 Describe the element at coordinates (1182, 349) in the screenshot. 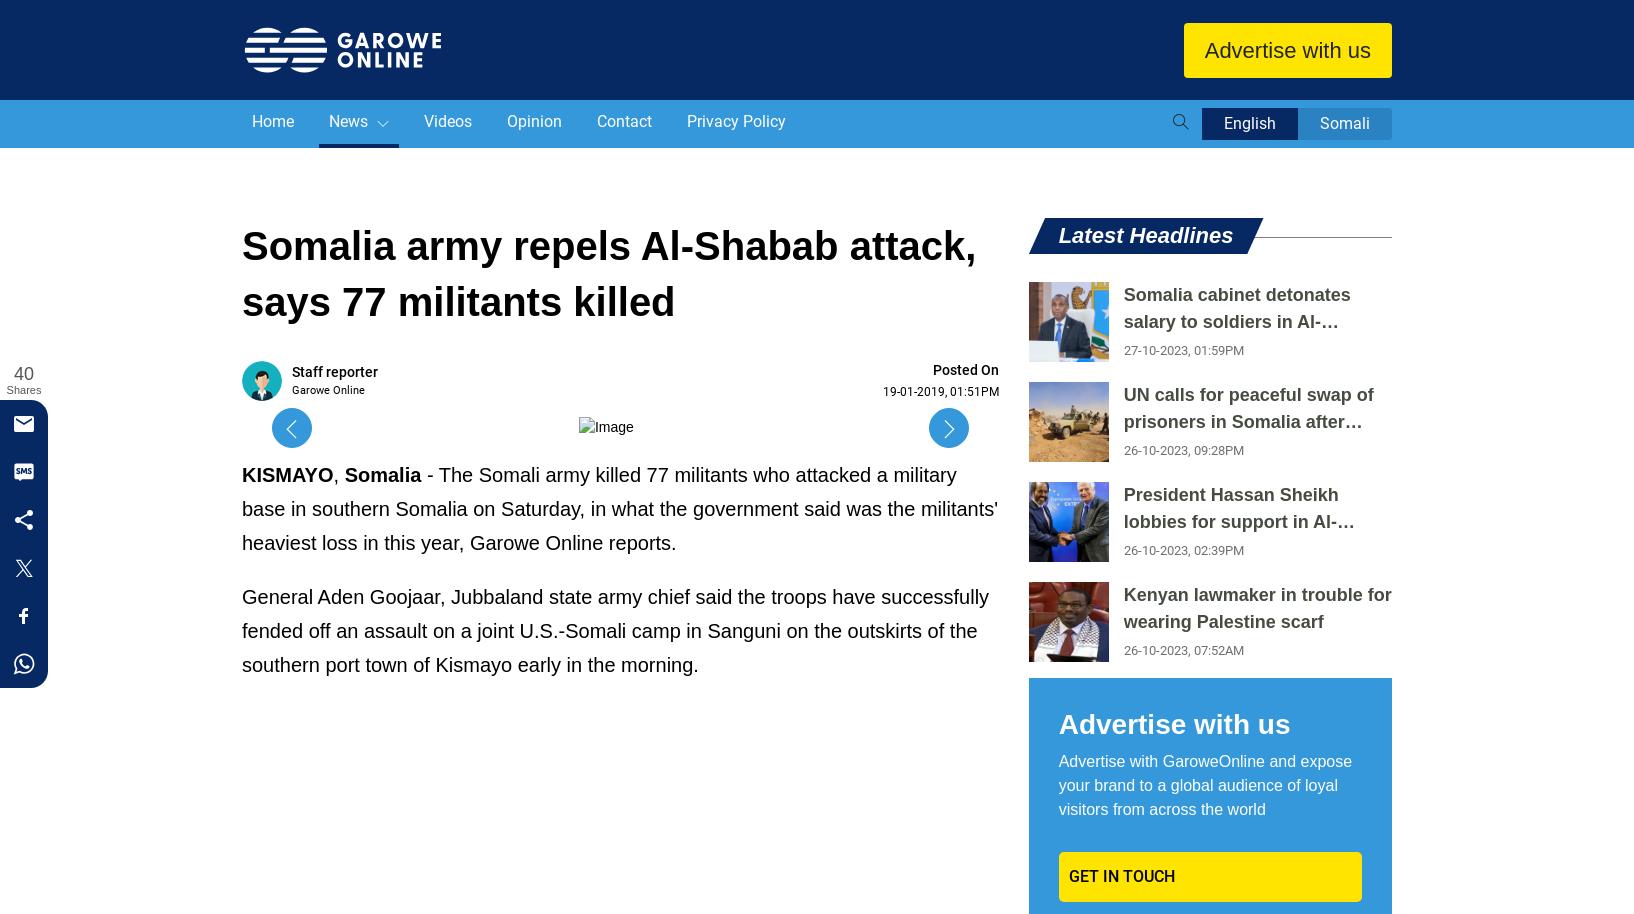

I see `'27-10-2023, 01:59PM'` at that location.